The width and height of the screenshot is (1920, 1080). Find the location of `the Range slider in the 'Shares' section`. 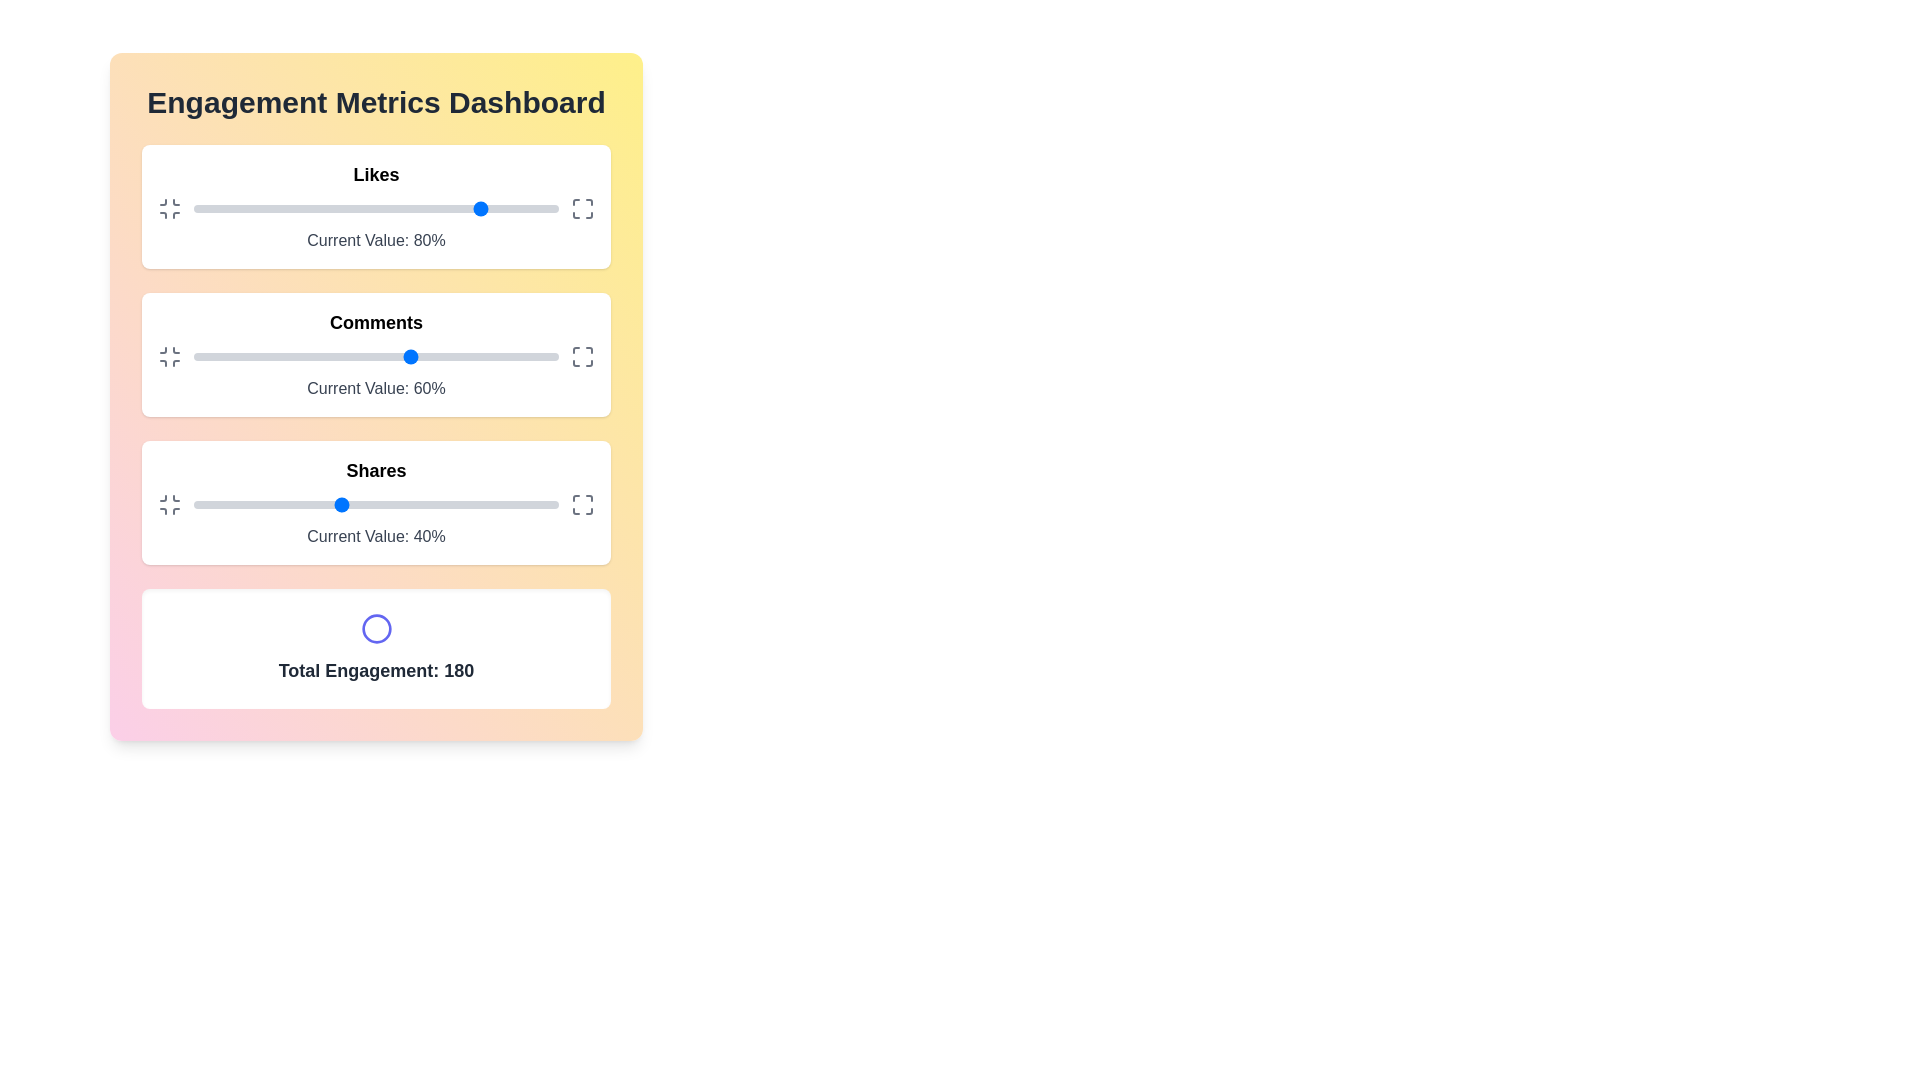

the Range slider in the 'Shares' section is located at coordinates (376, 504).